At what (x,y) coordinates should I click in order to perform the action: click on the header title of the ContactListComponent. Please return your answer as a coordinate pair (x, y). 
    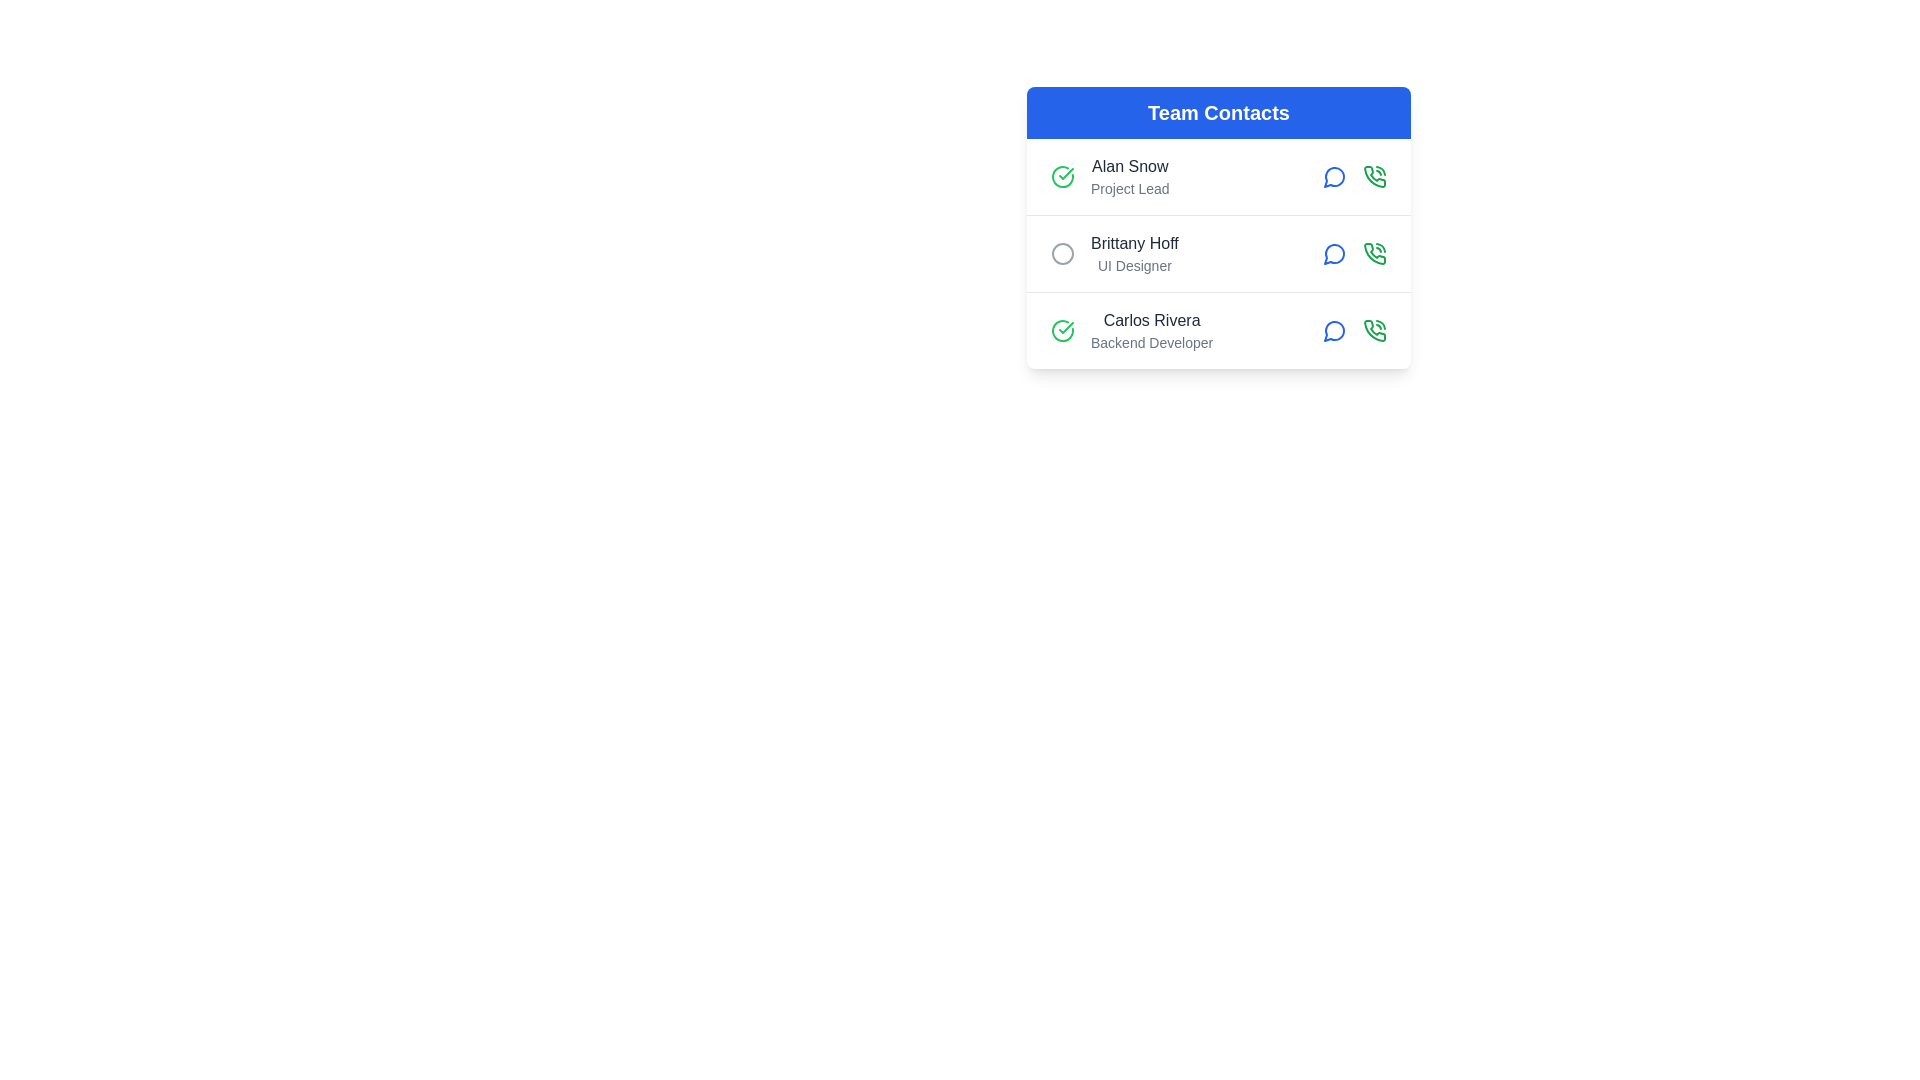
    Looking at the image, I should click on (1218, 112).